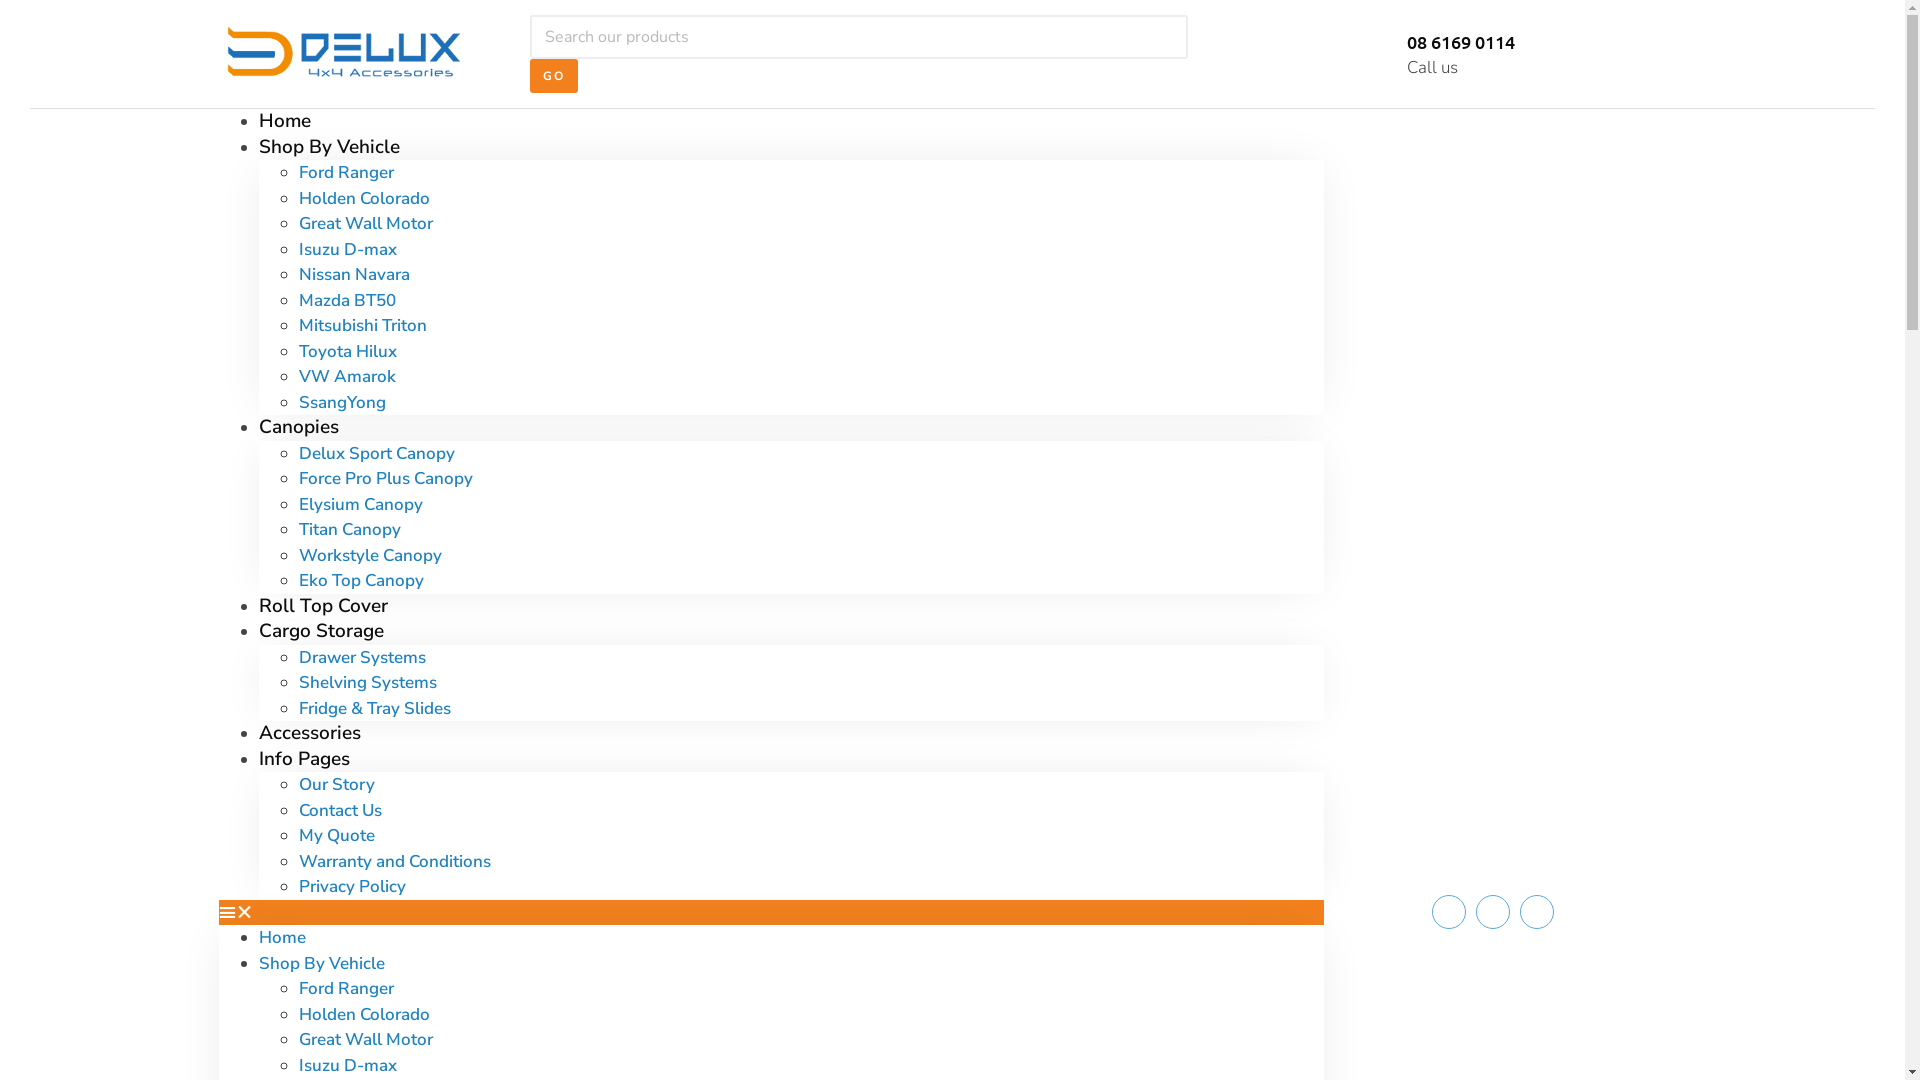  Describe the element at coordinates (296, 324) in the screenshot. I see `'Mitsubishi Triton'` at that location.